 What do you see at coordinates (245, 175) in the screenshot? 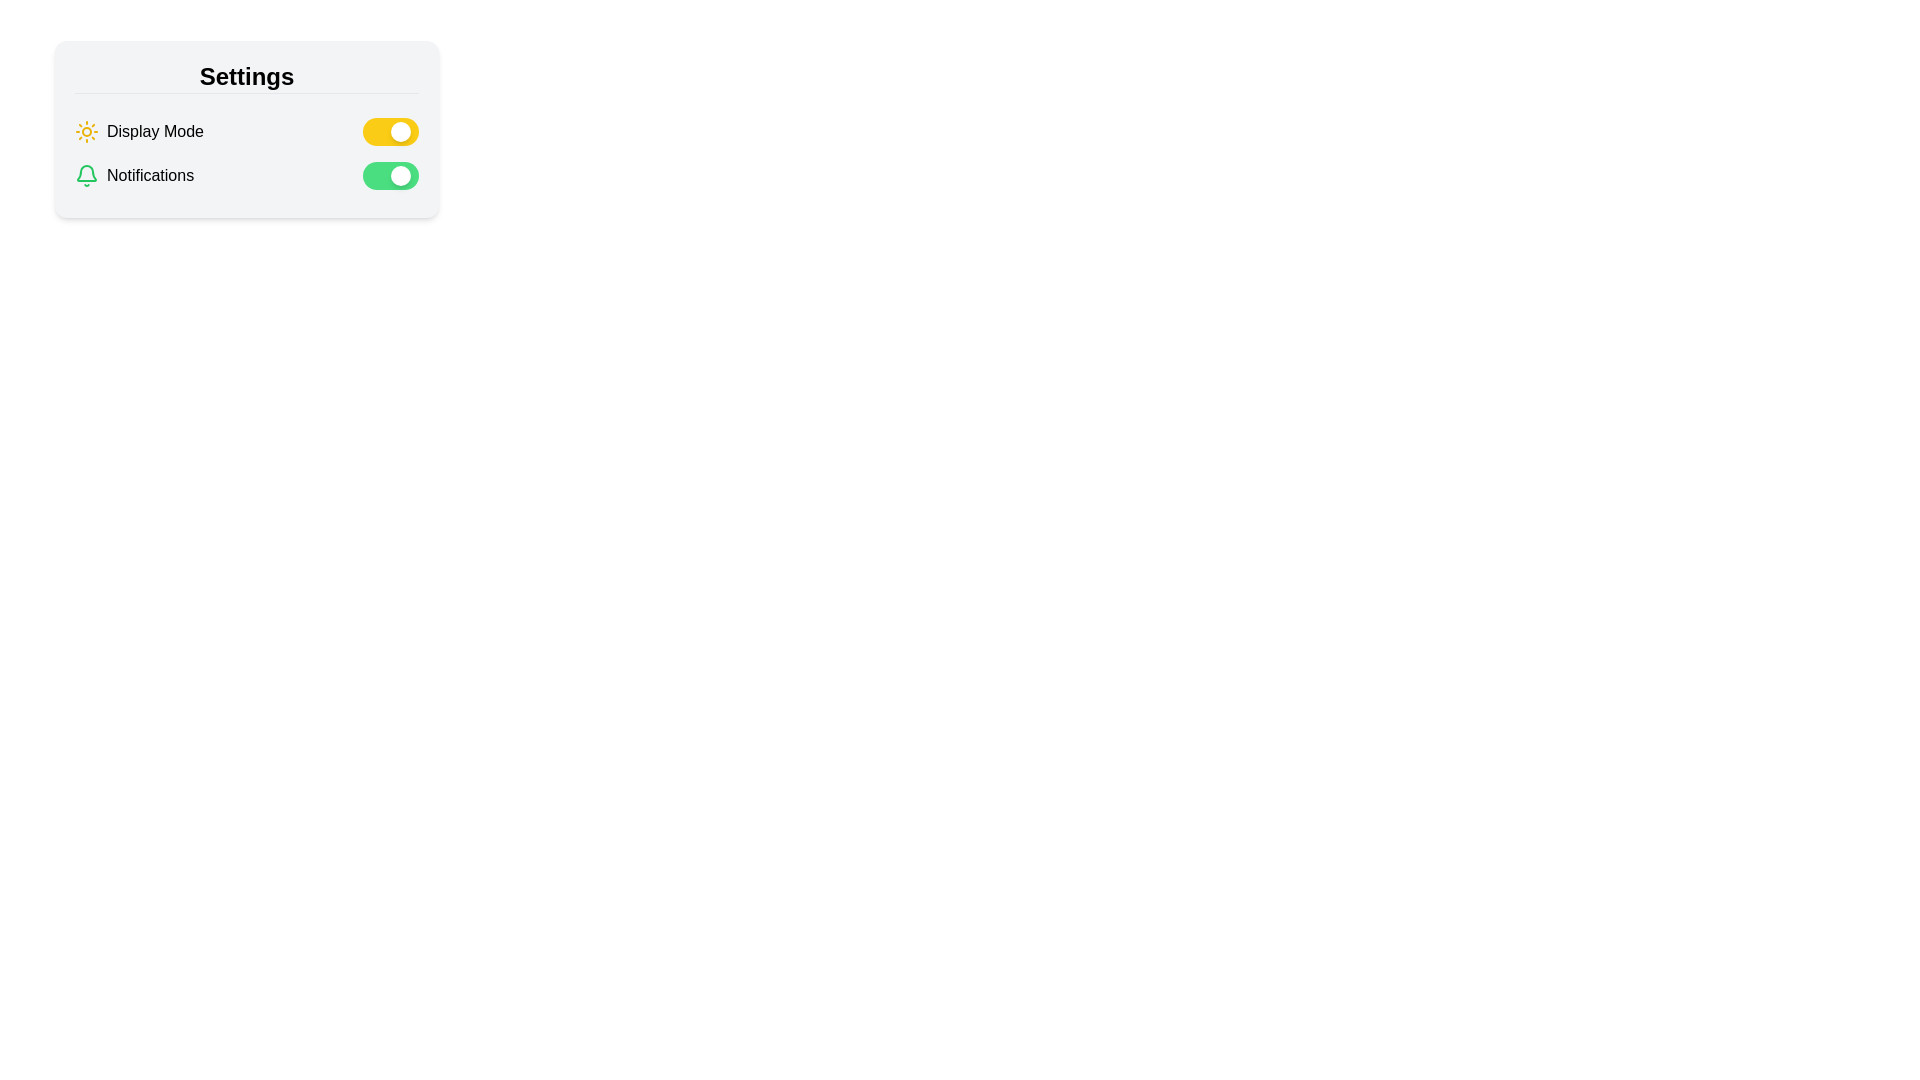
I see `the Toggle Setting Row for notifications, which is the second item in the vertical list of configuration options` at bounding box center [245, 175].